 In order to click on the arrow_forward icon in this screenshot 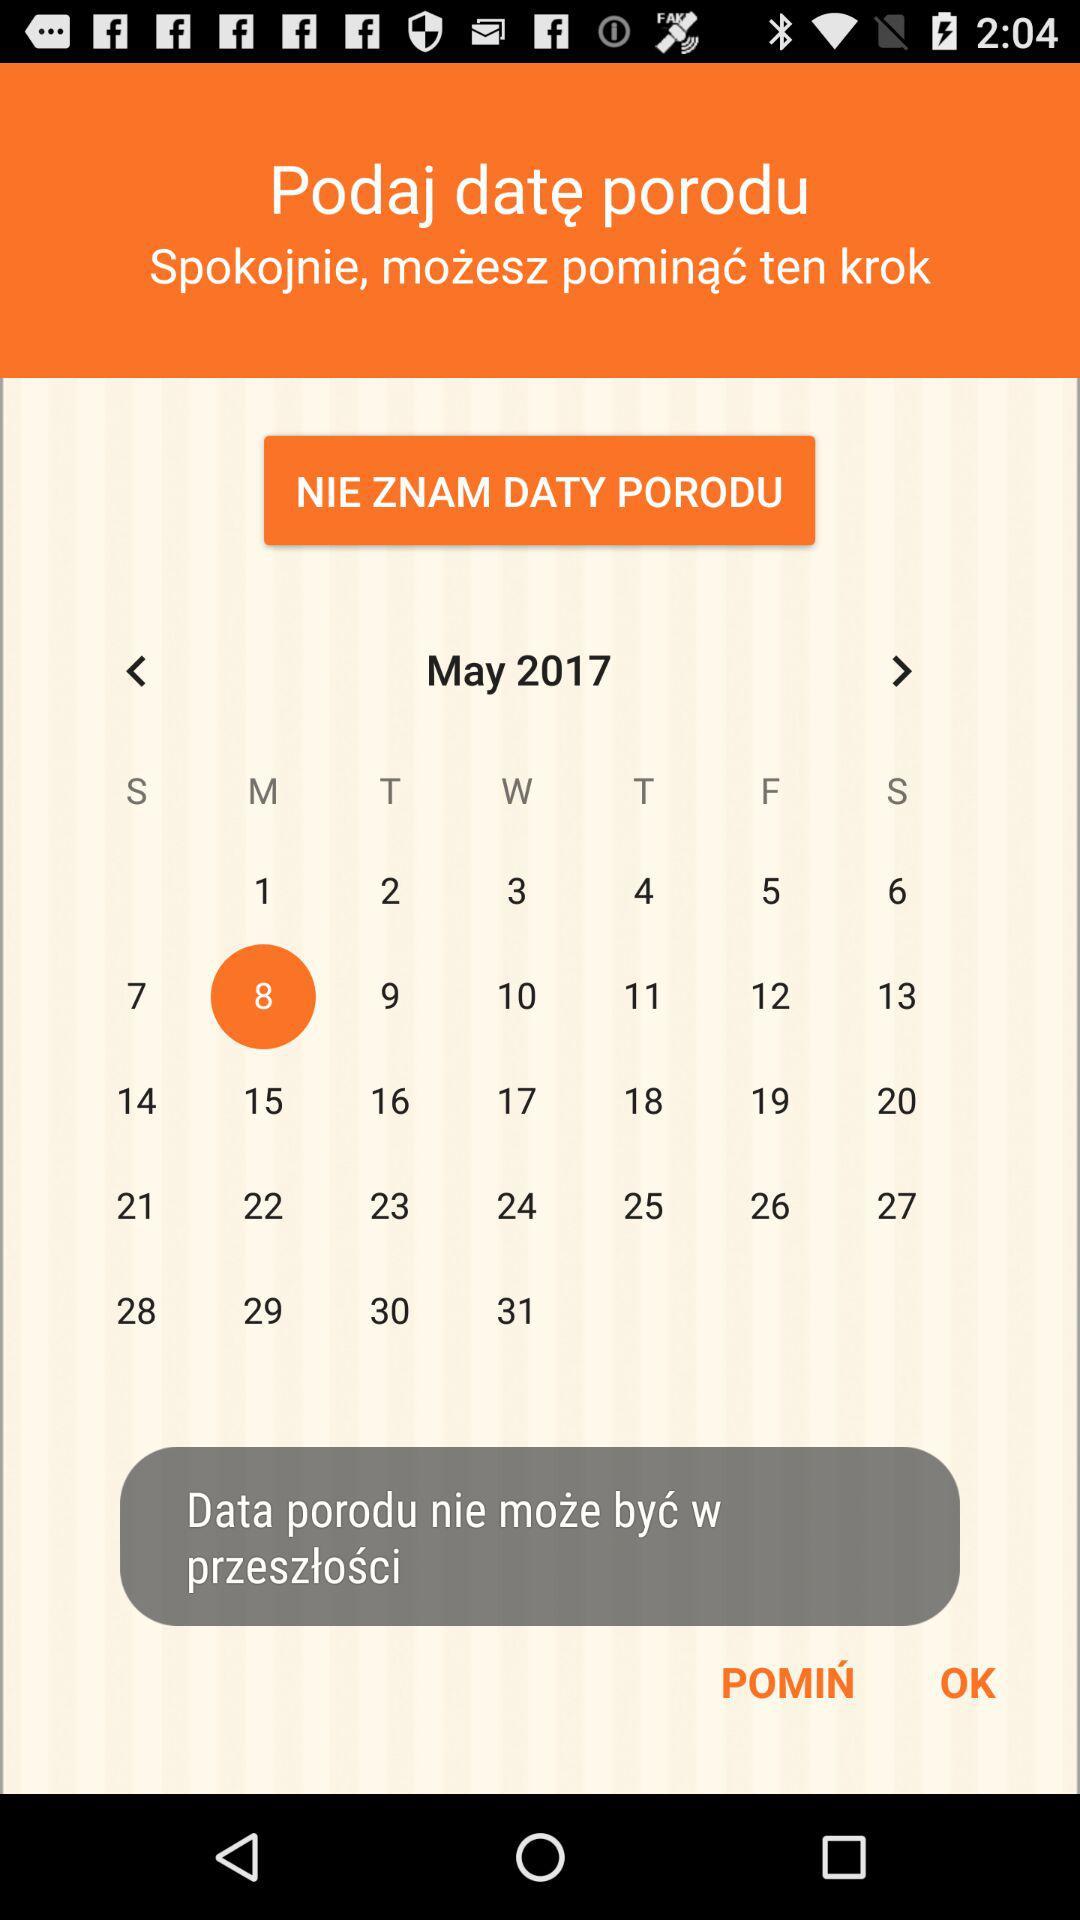, I will do `click(901, 718)`.